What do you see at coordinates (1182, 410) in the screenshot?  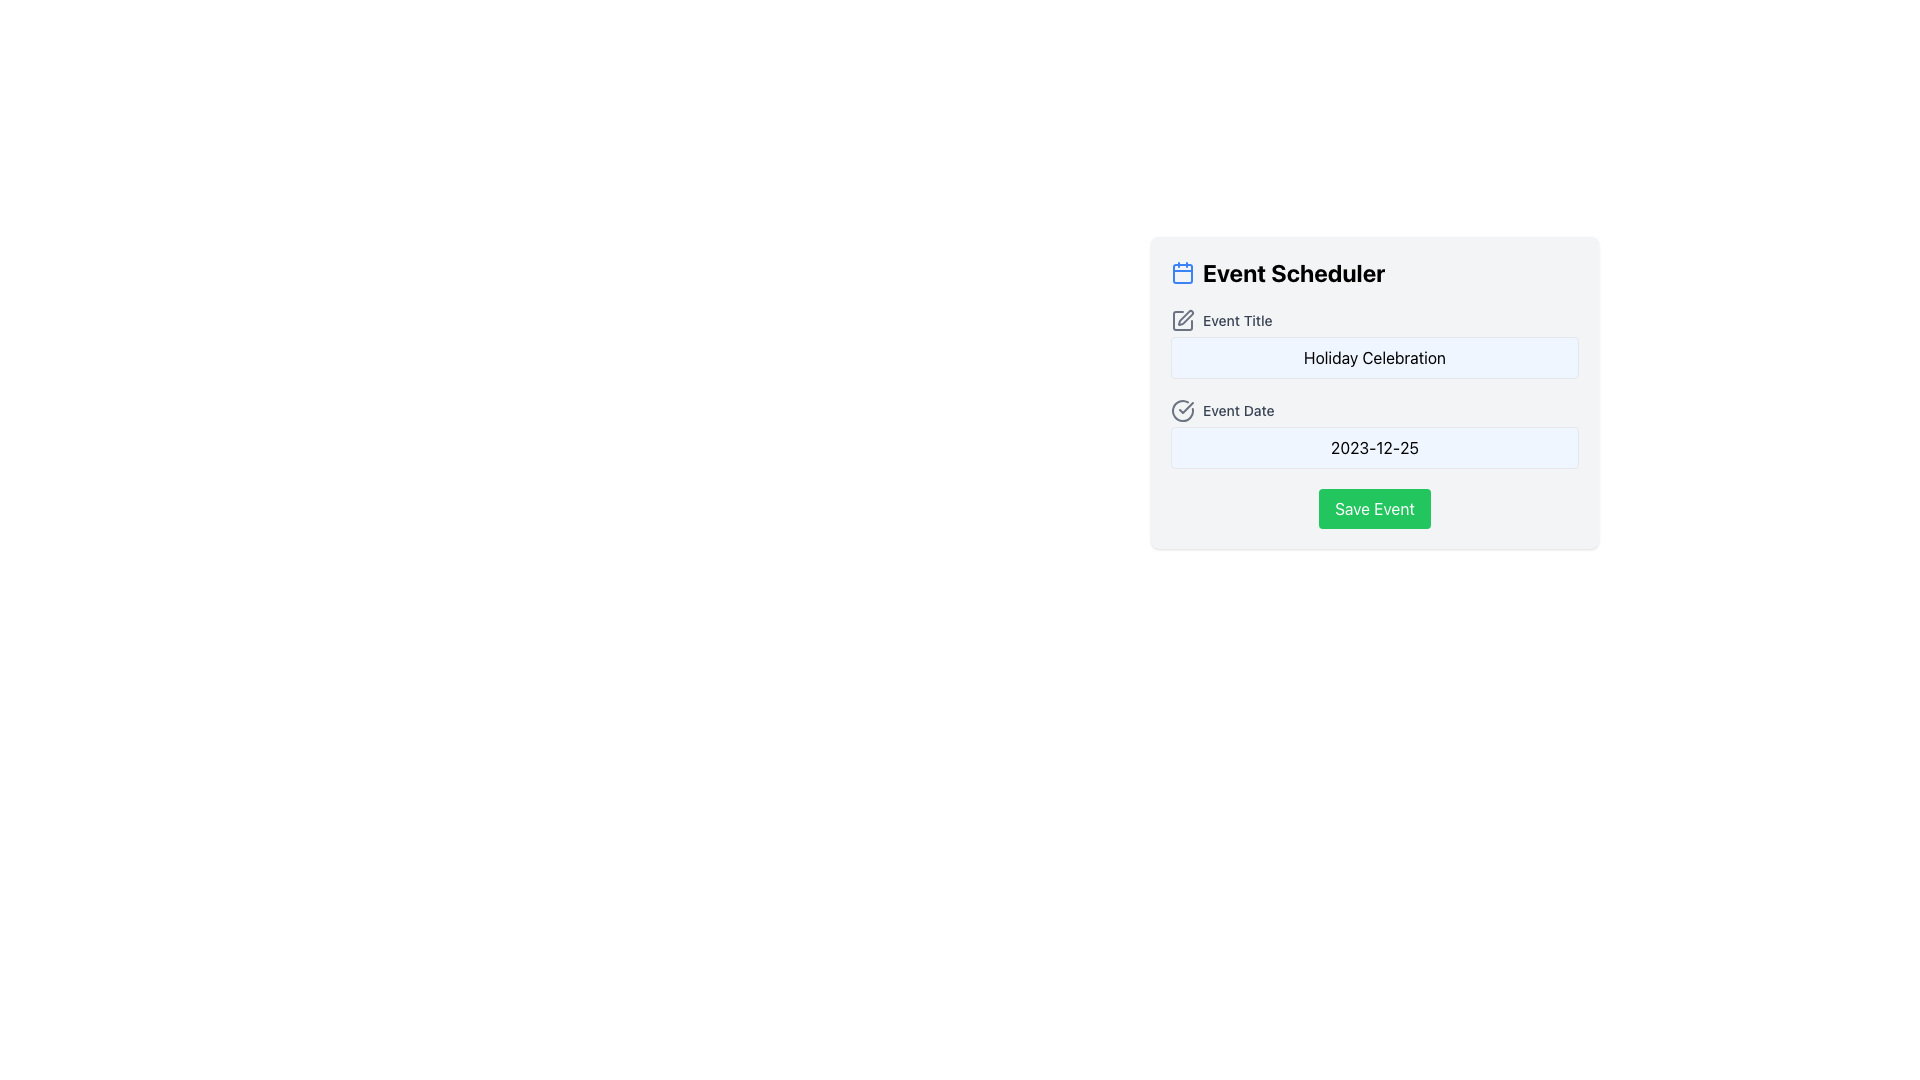 I see `the circular segment icon located next to the 'Event Date' label in the user interface` at bounding box center [1182, 410].